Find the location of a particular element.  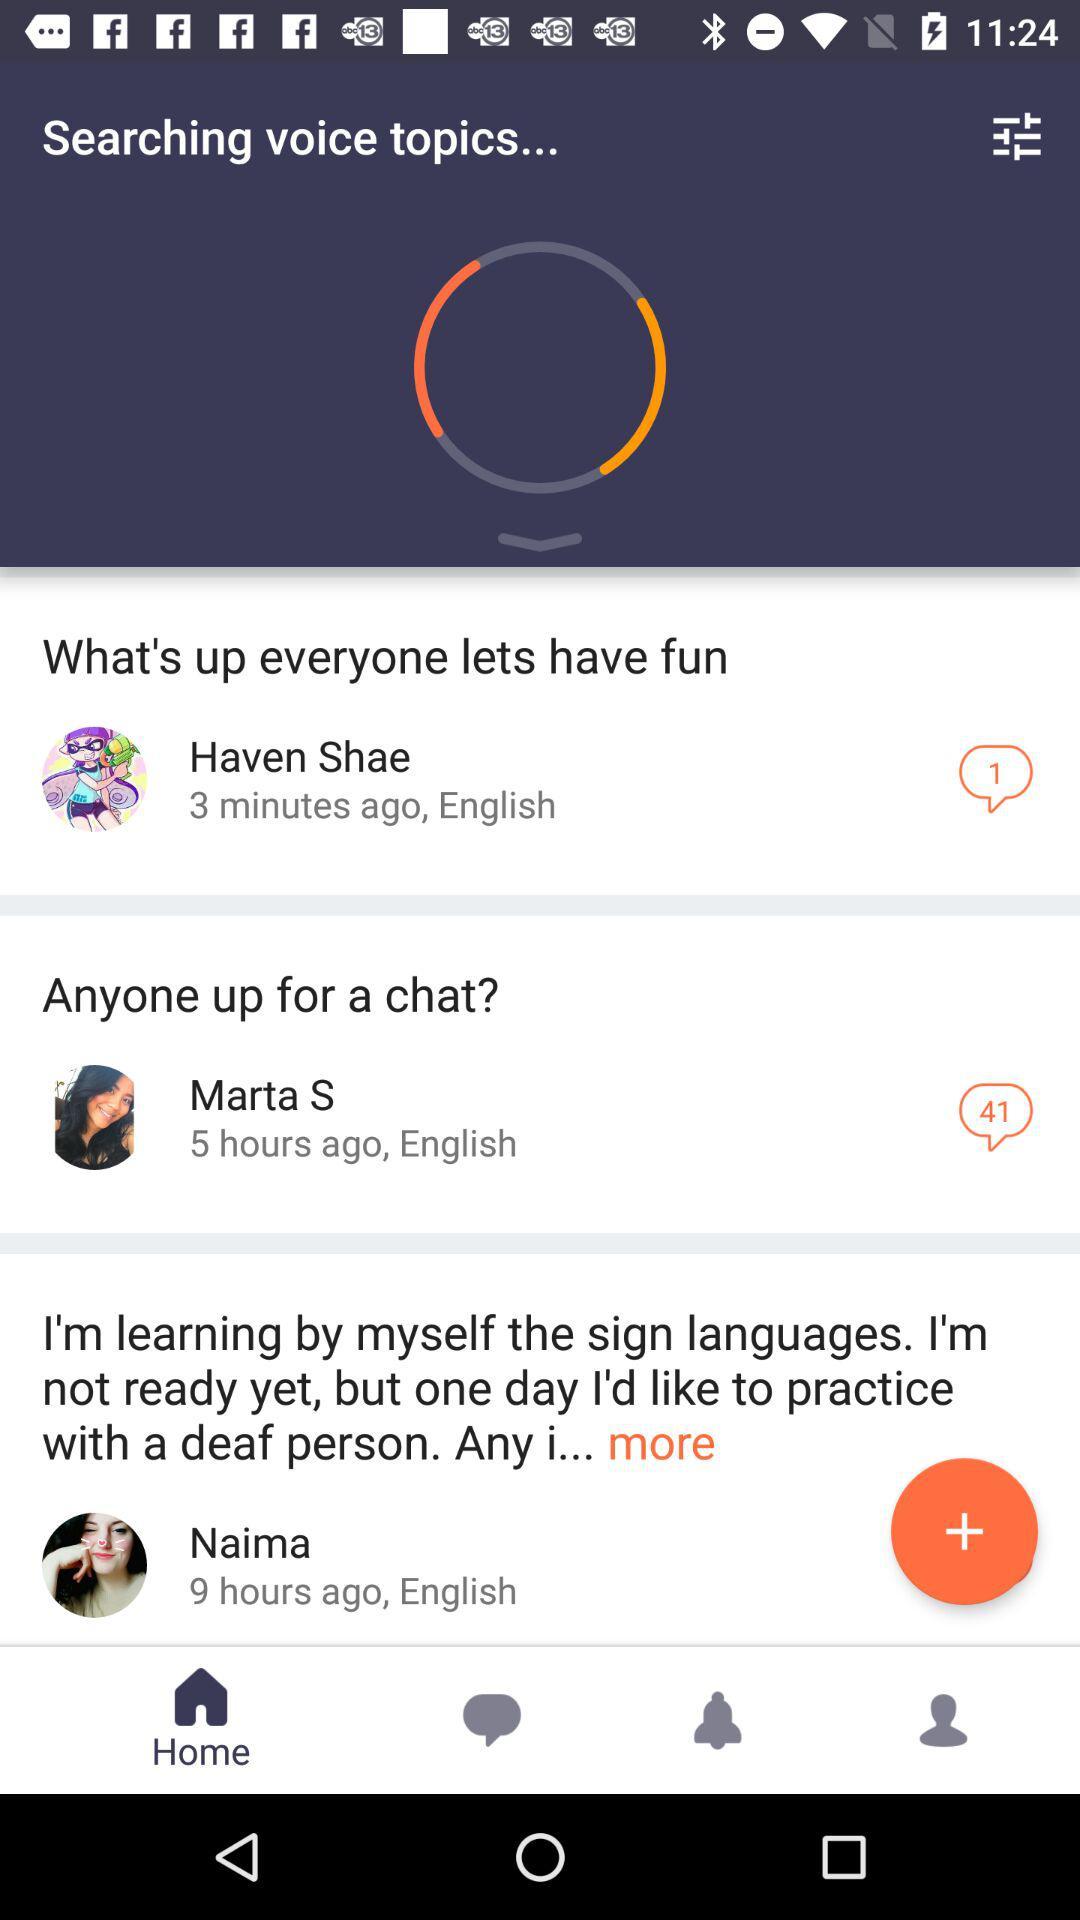

open 'marta s profile is located at coordinates (94, 1116).